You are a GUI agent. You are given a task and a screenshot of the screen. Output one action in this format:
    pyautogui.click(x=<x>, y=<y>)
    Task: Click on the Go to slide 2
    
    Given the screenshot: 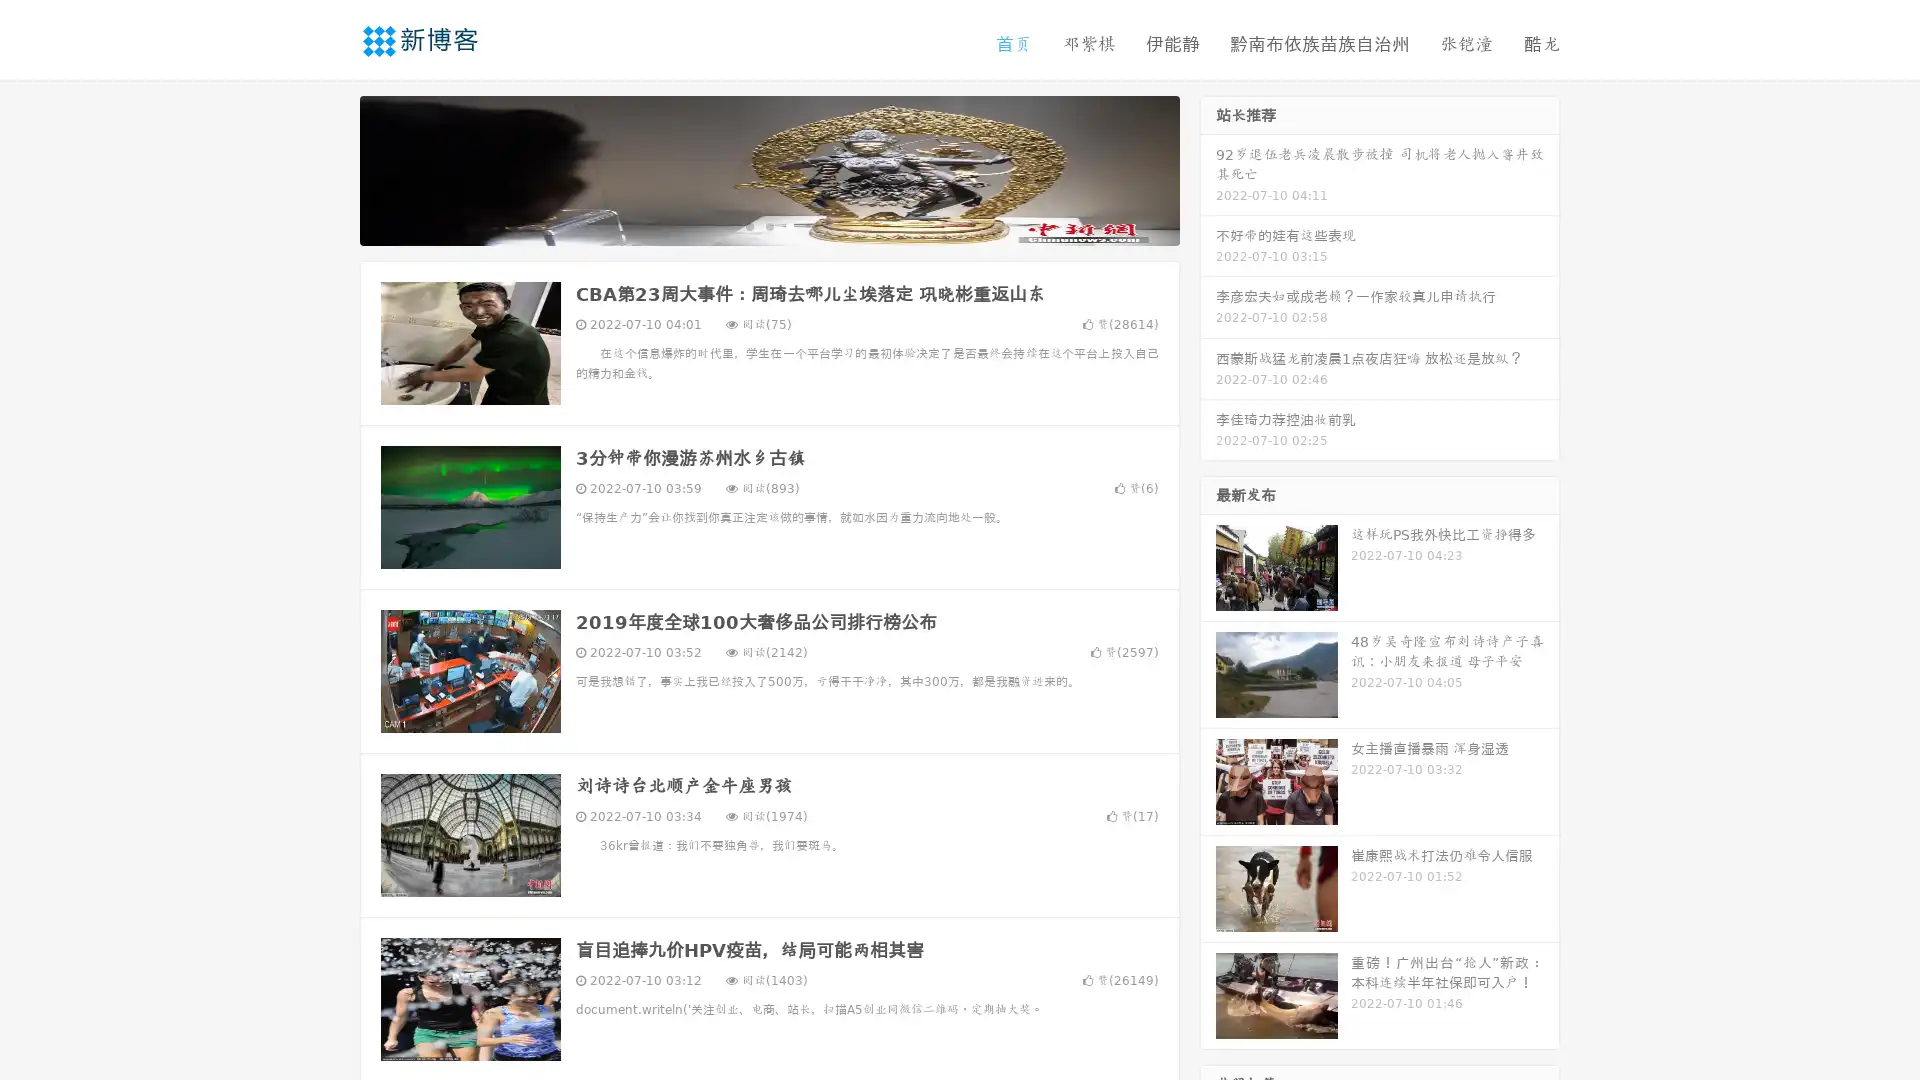 What is the action you would take?
    pyautogui.click(x=768, y=225)
    